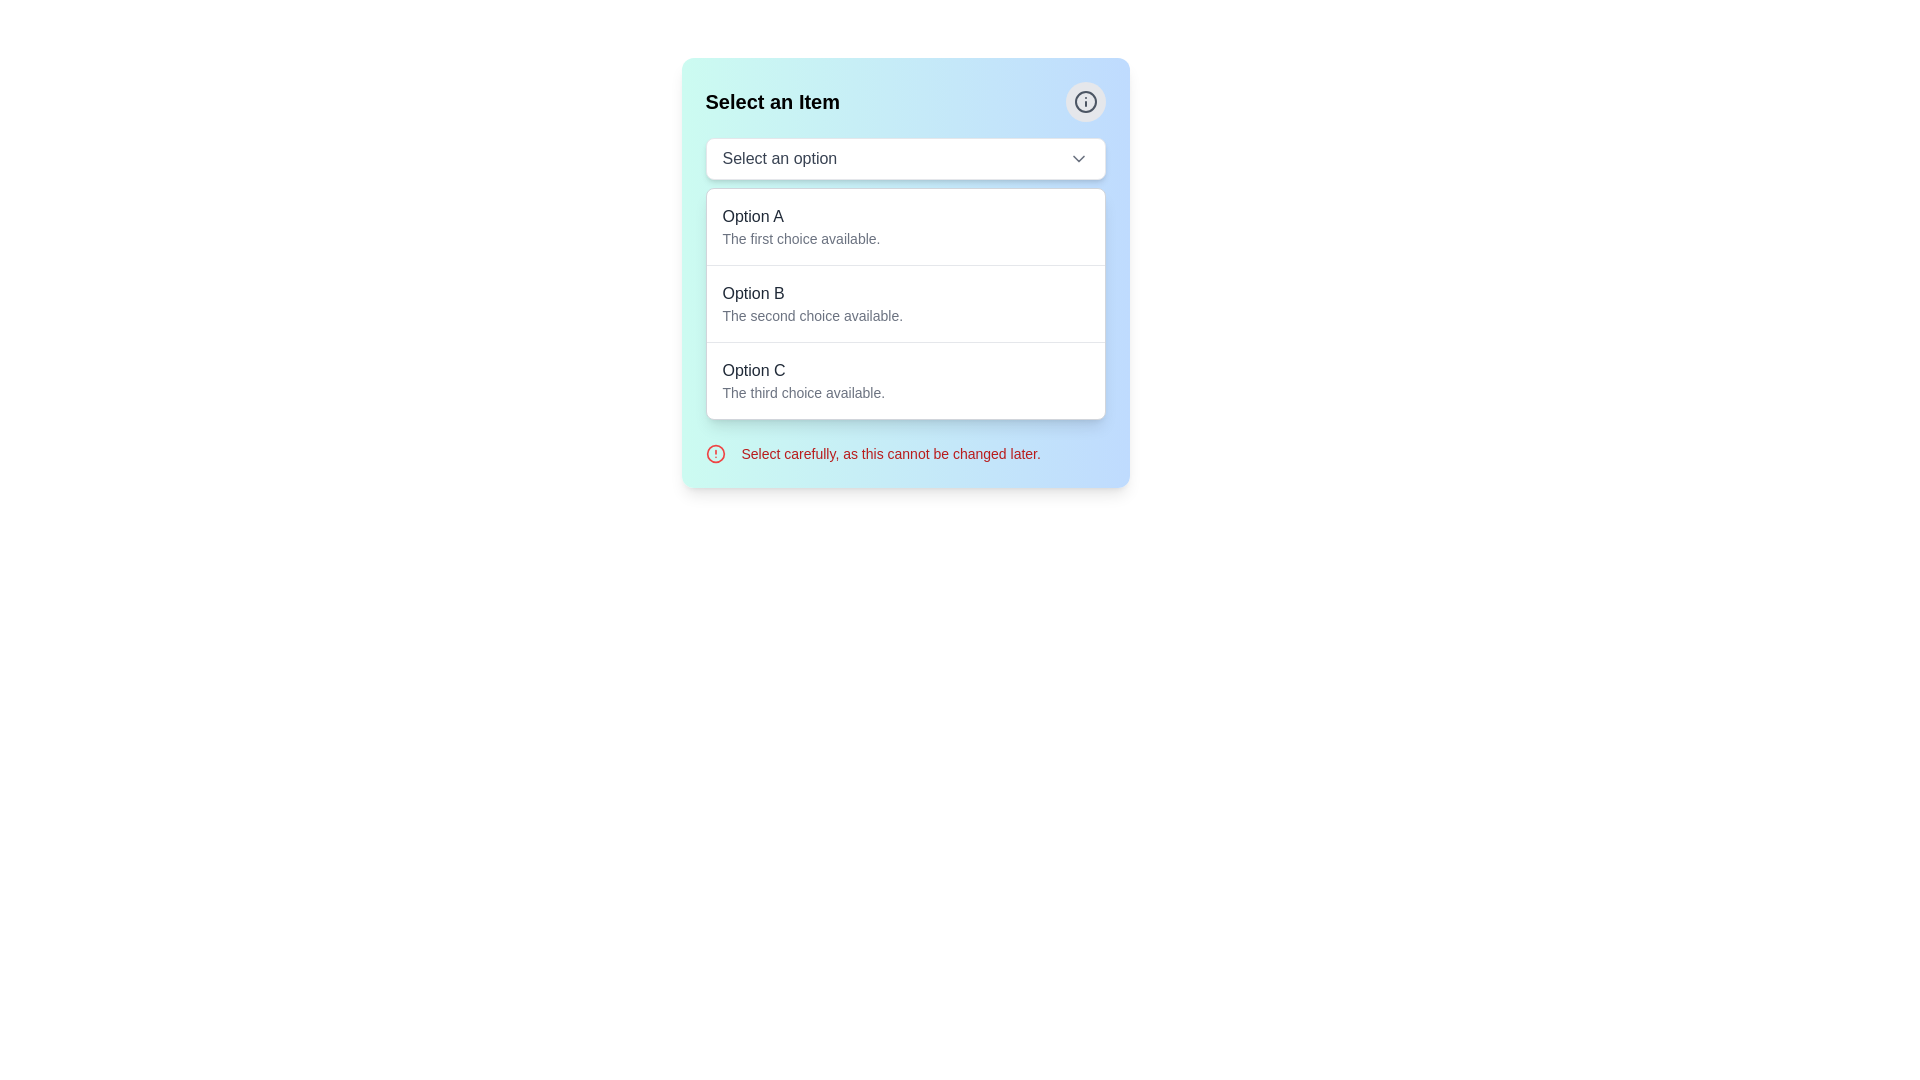  What do you see at coordinates (1084, 101) in the screenshot?
I see `the information tooltip icon located at the top-right corner of the panel, near the 'Select an Item' dropdown` at bounding box center [1084, 101].